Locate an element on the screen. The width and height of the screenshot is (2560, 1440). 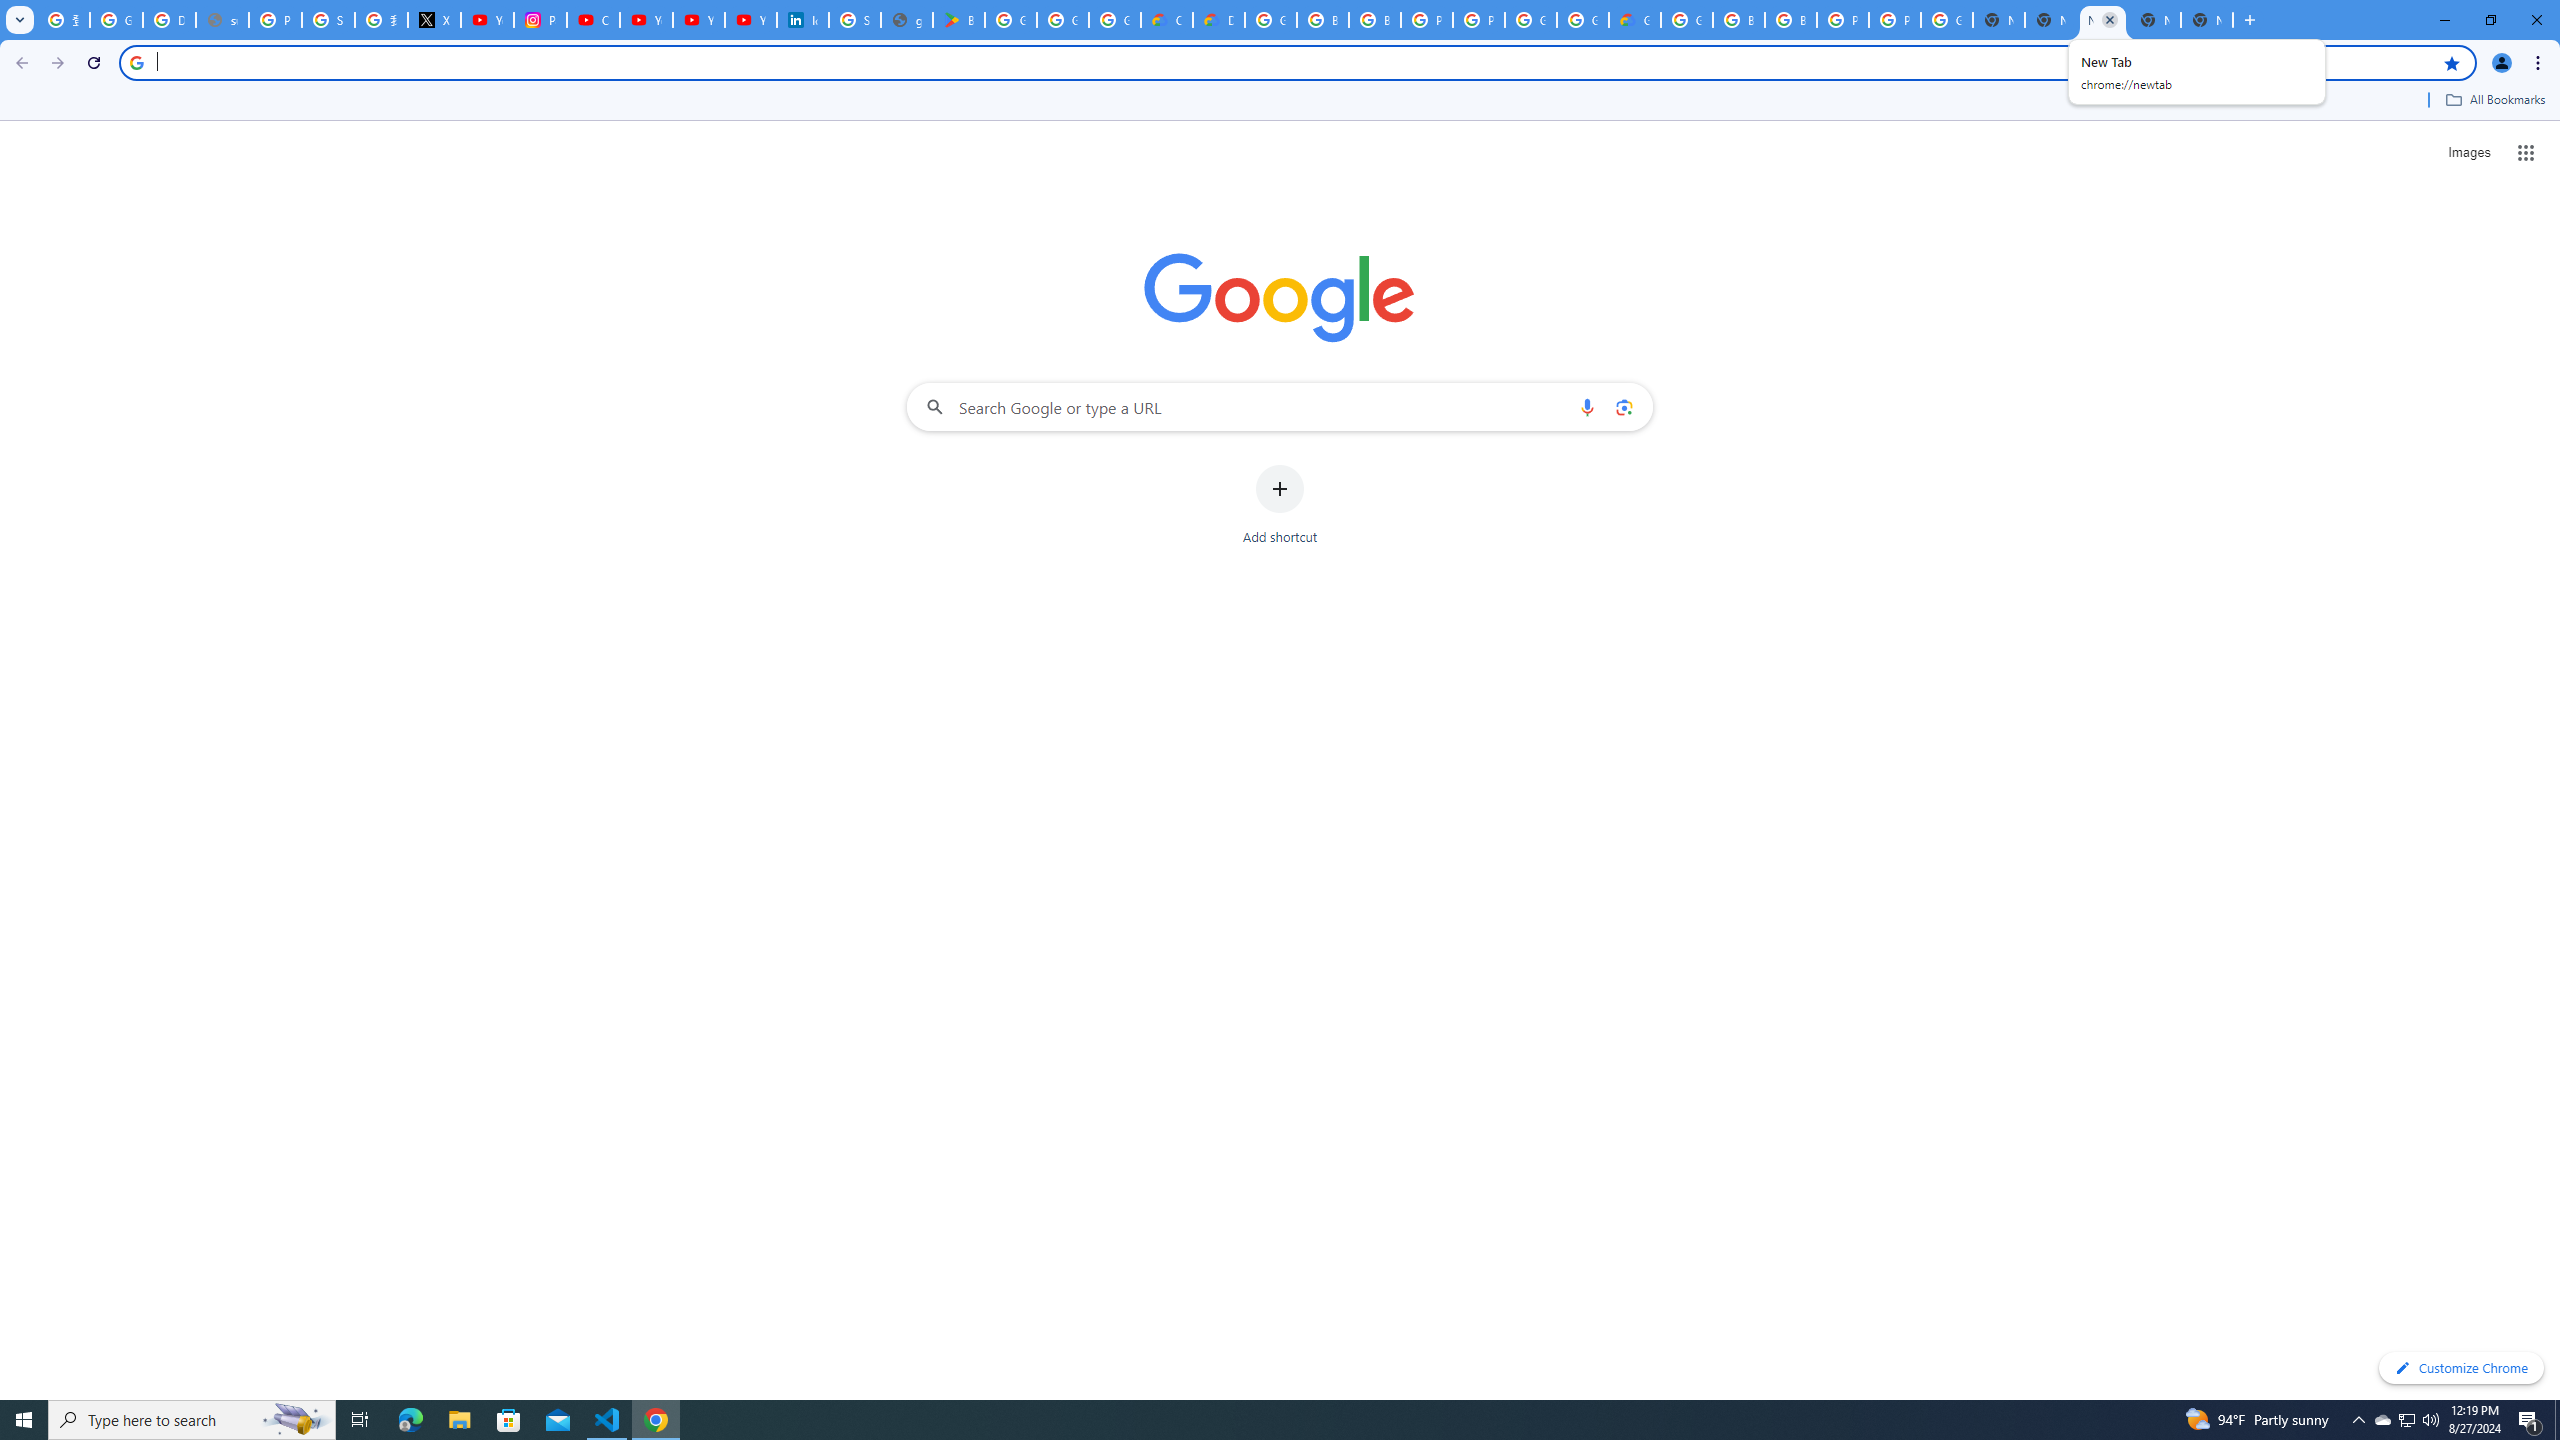
'Google Workspace - Specific Terms' is located at coordinates (1113, 19).